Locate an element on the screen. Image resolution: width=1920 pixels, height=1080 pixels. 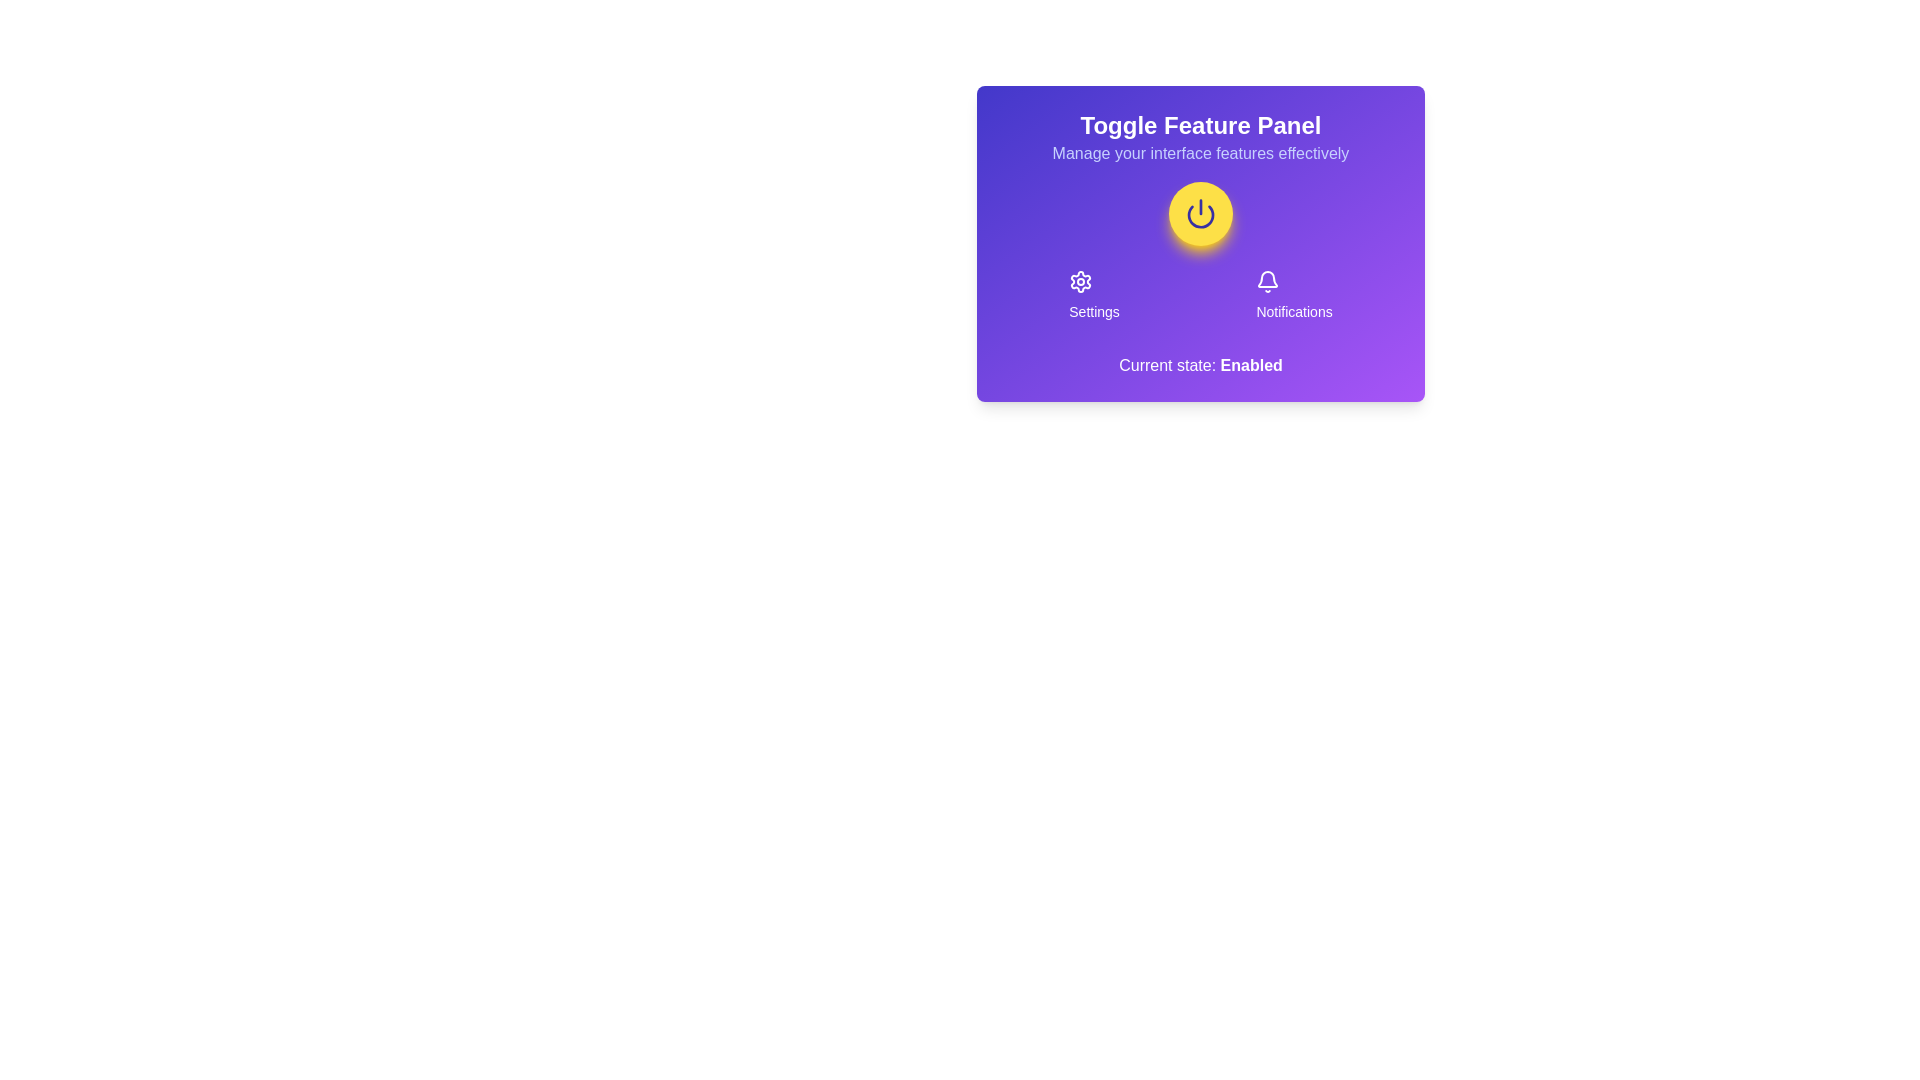
the title and subtitle text block at the top of the feature management panel to read the text is located at coordinates (1200, 137).